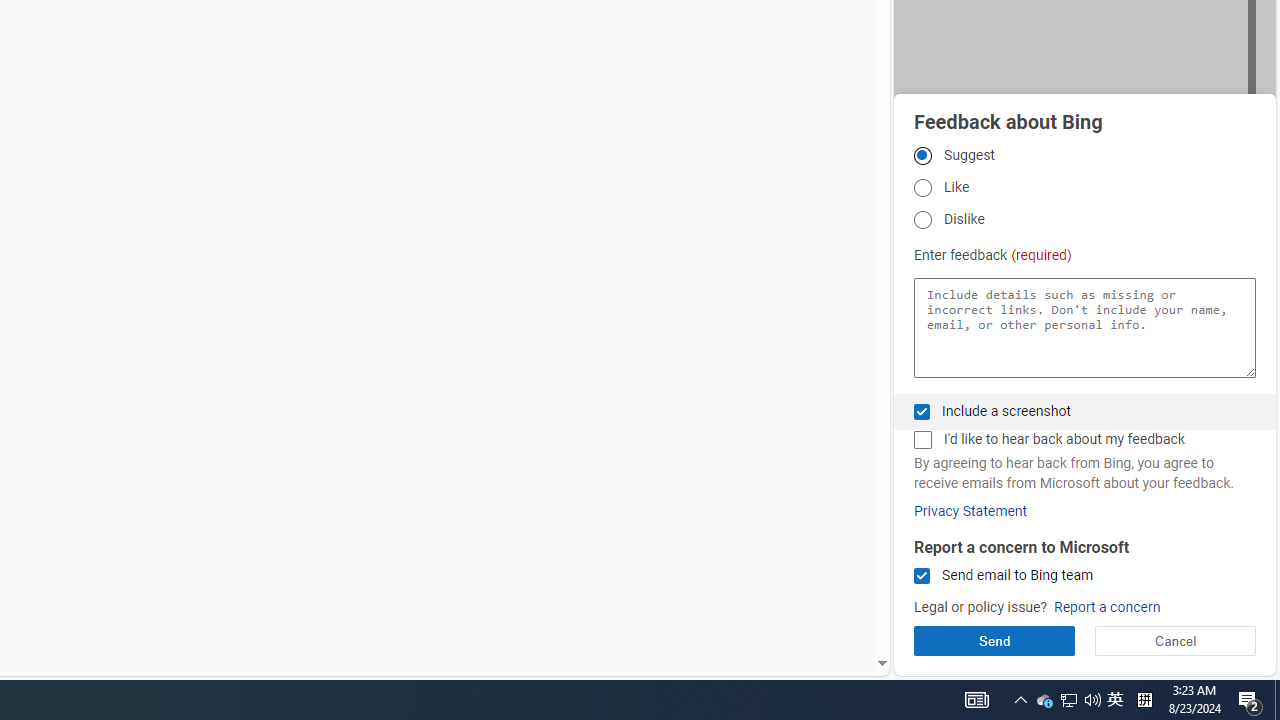  Describe the element at coordinates (994, 640) in the screenshot. I see `'Send'` at that location.